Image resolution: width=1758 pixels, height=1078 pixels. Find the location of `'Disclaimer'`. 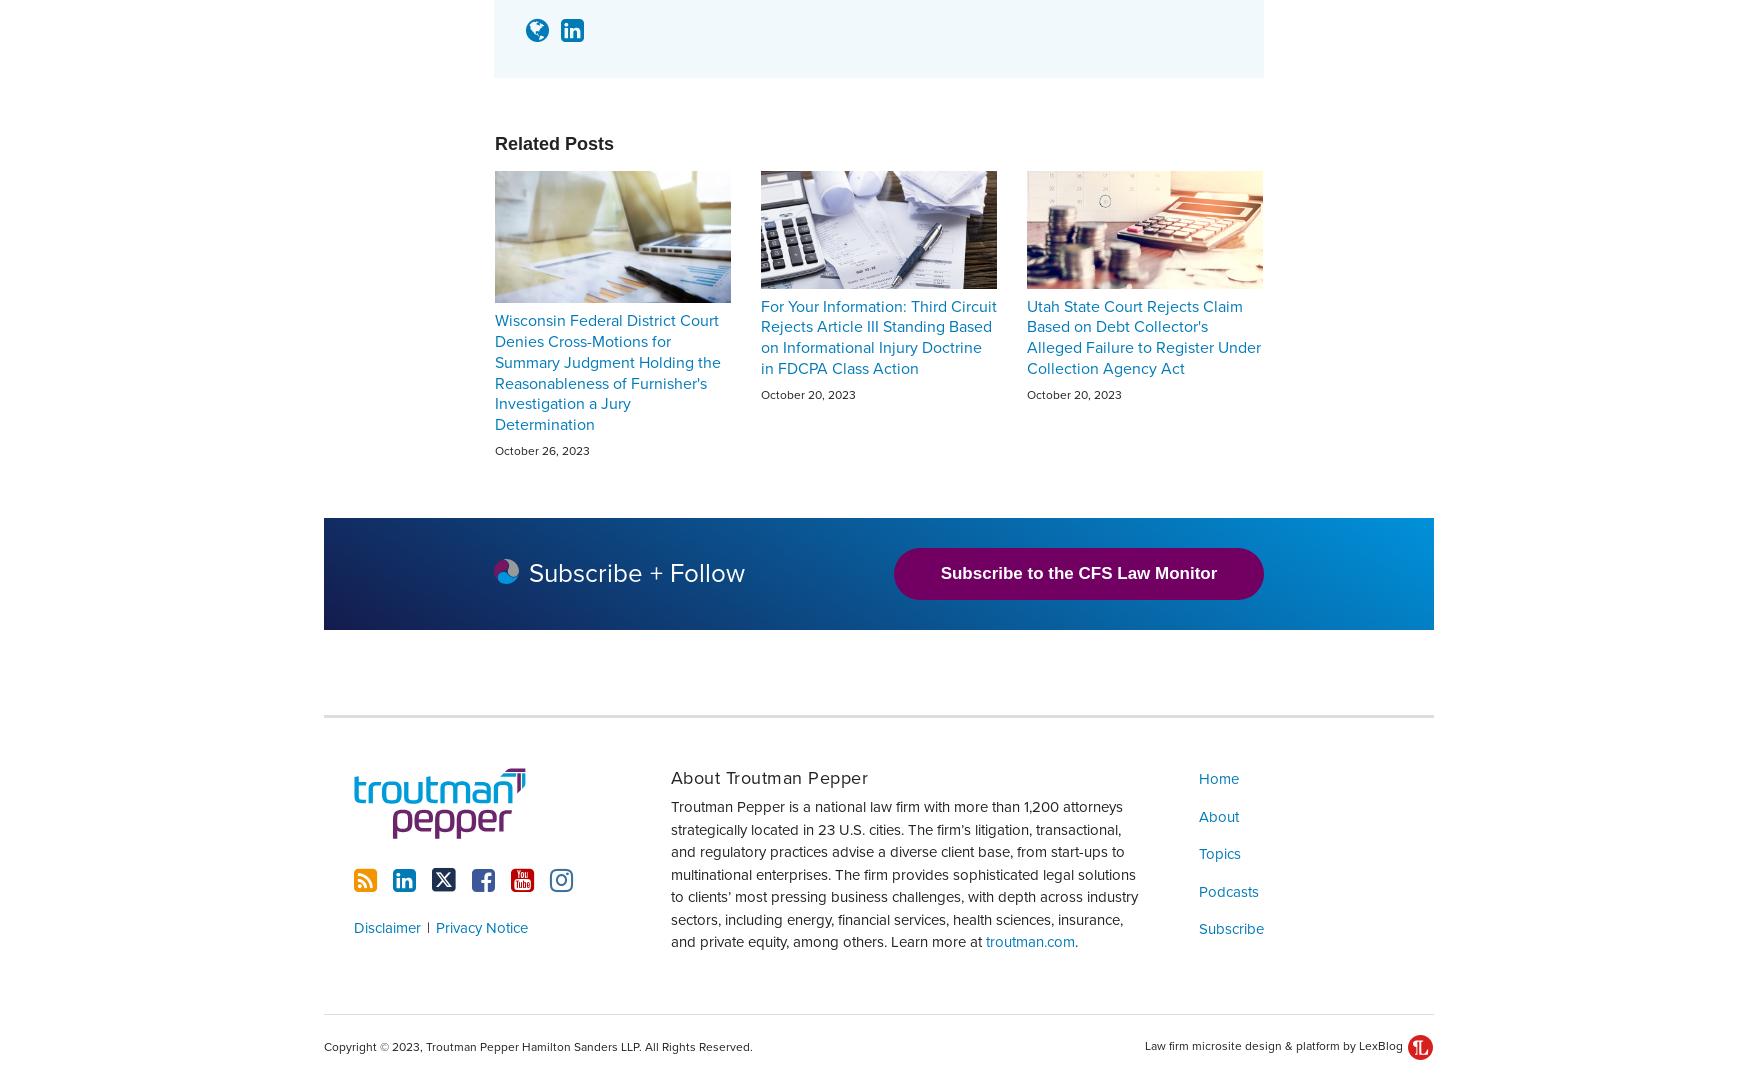

'Disclaimer' is located at coordinates (387, 925).